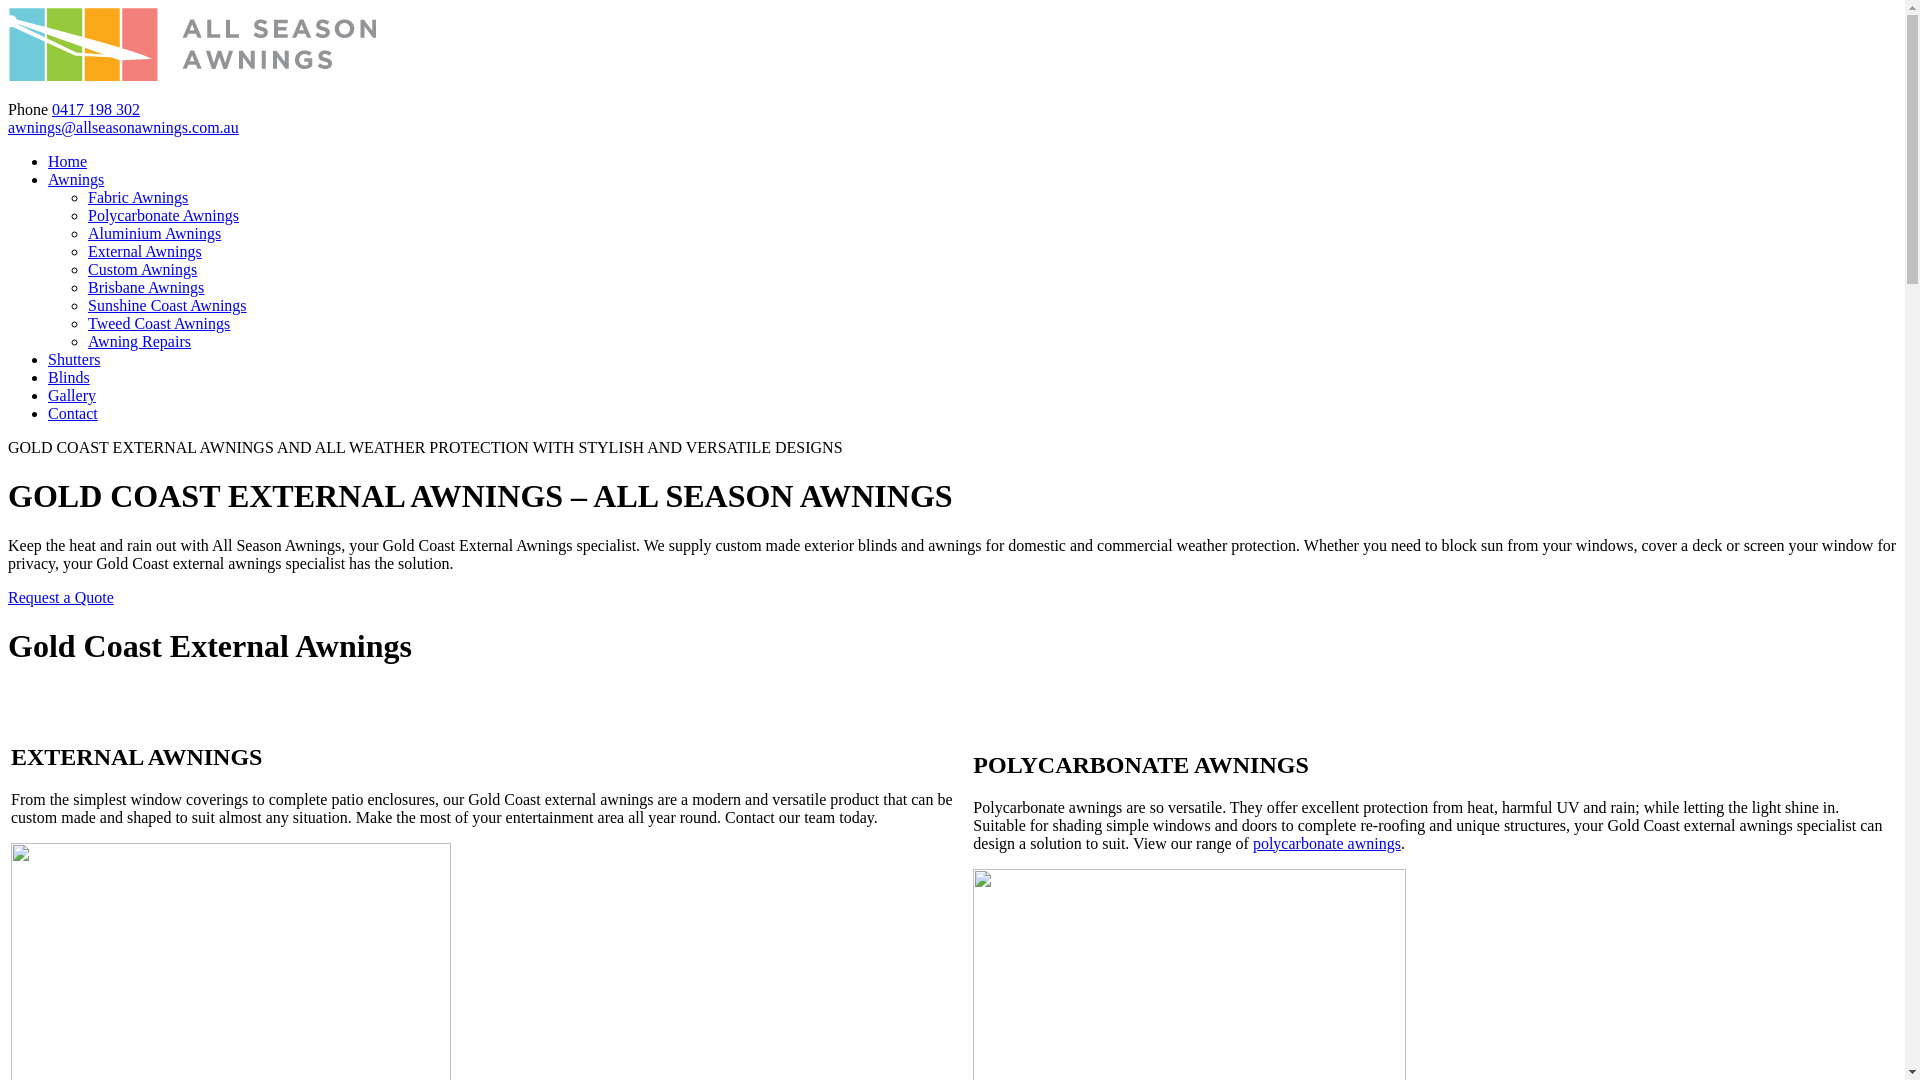 The image size is (1920, 1080). I want to click on 'awnings@allseasonawnings.com.au', so click(122, 127).